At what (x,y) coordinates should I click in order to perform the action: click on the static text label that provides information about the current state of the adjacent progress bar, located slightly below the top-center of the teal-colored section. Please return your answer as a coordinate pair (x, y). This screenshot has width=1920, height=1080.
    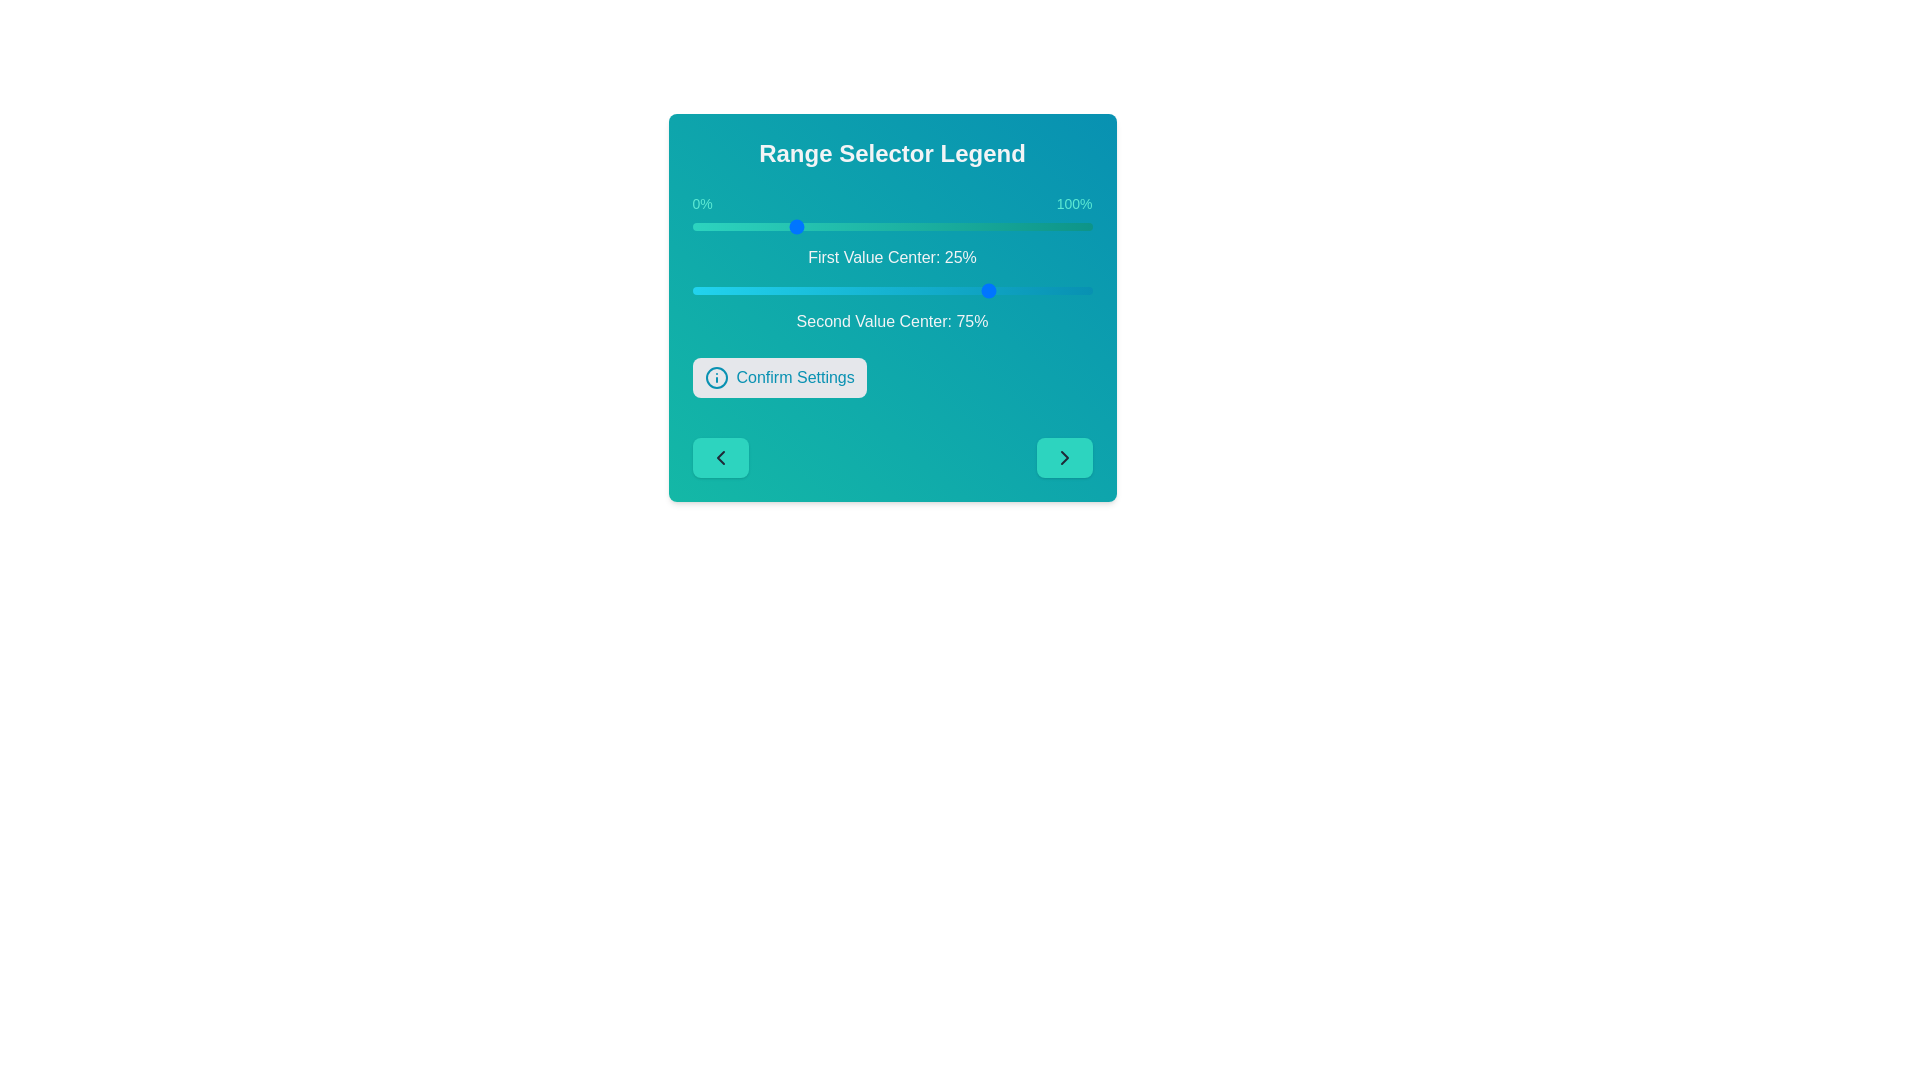
    Looking at the image, I should click on (891, 257).